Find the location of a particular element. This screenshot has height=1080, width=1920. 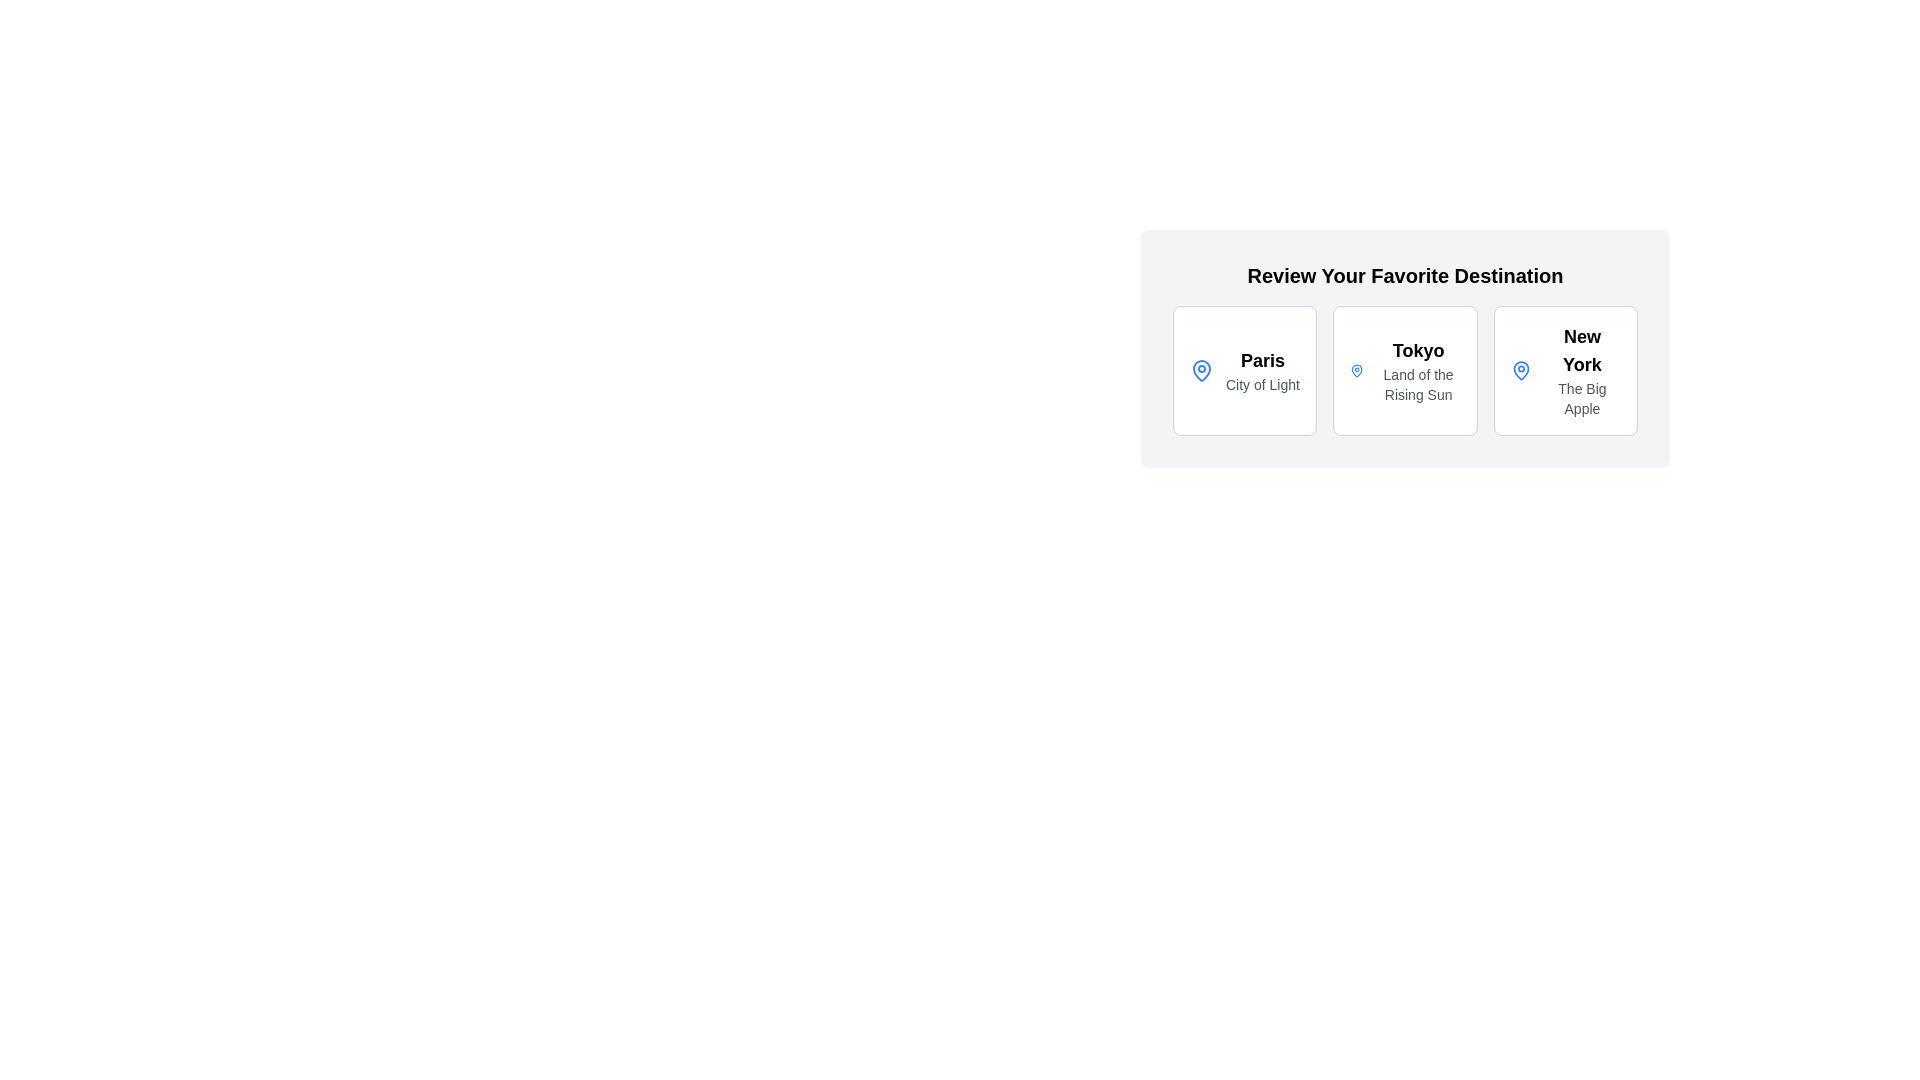

the button-like card labeled 'New York' which features a blue map pin icon and the text 'The Big Apple', located at the far right of a horizontal arrangement of similar elements is located at coordinates (1564, 370).